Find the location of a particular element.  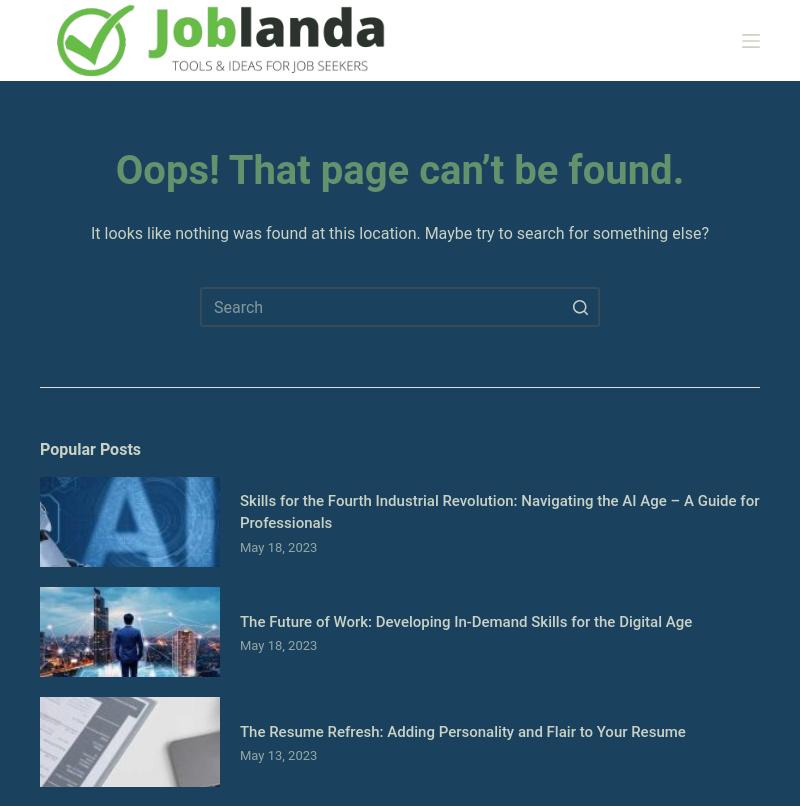

'Join our community today and gain the knowledge and skills to flourish in your career.' is located at coordinates (343, 539).